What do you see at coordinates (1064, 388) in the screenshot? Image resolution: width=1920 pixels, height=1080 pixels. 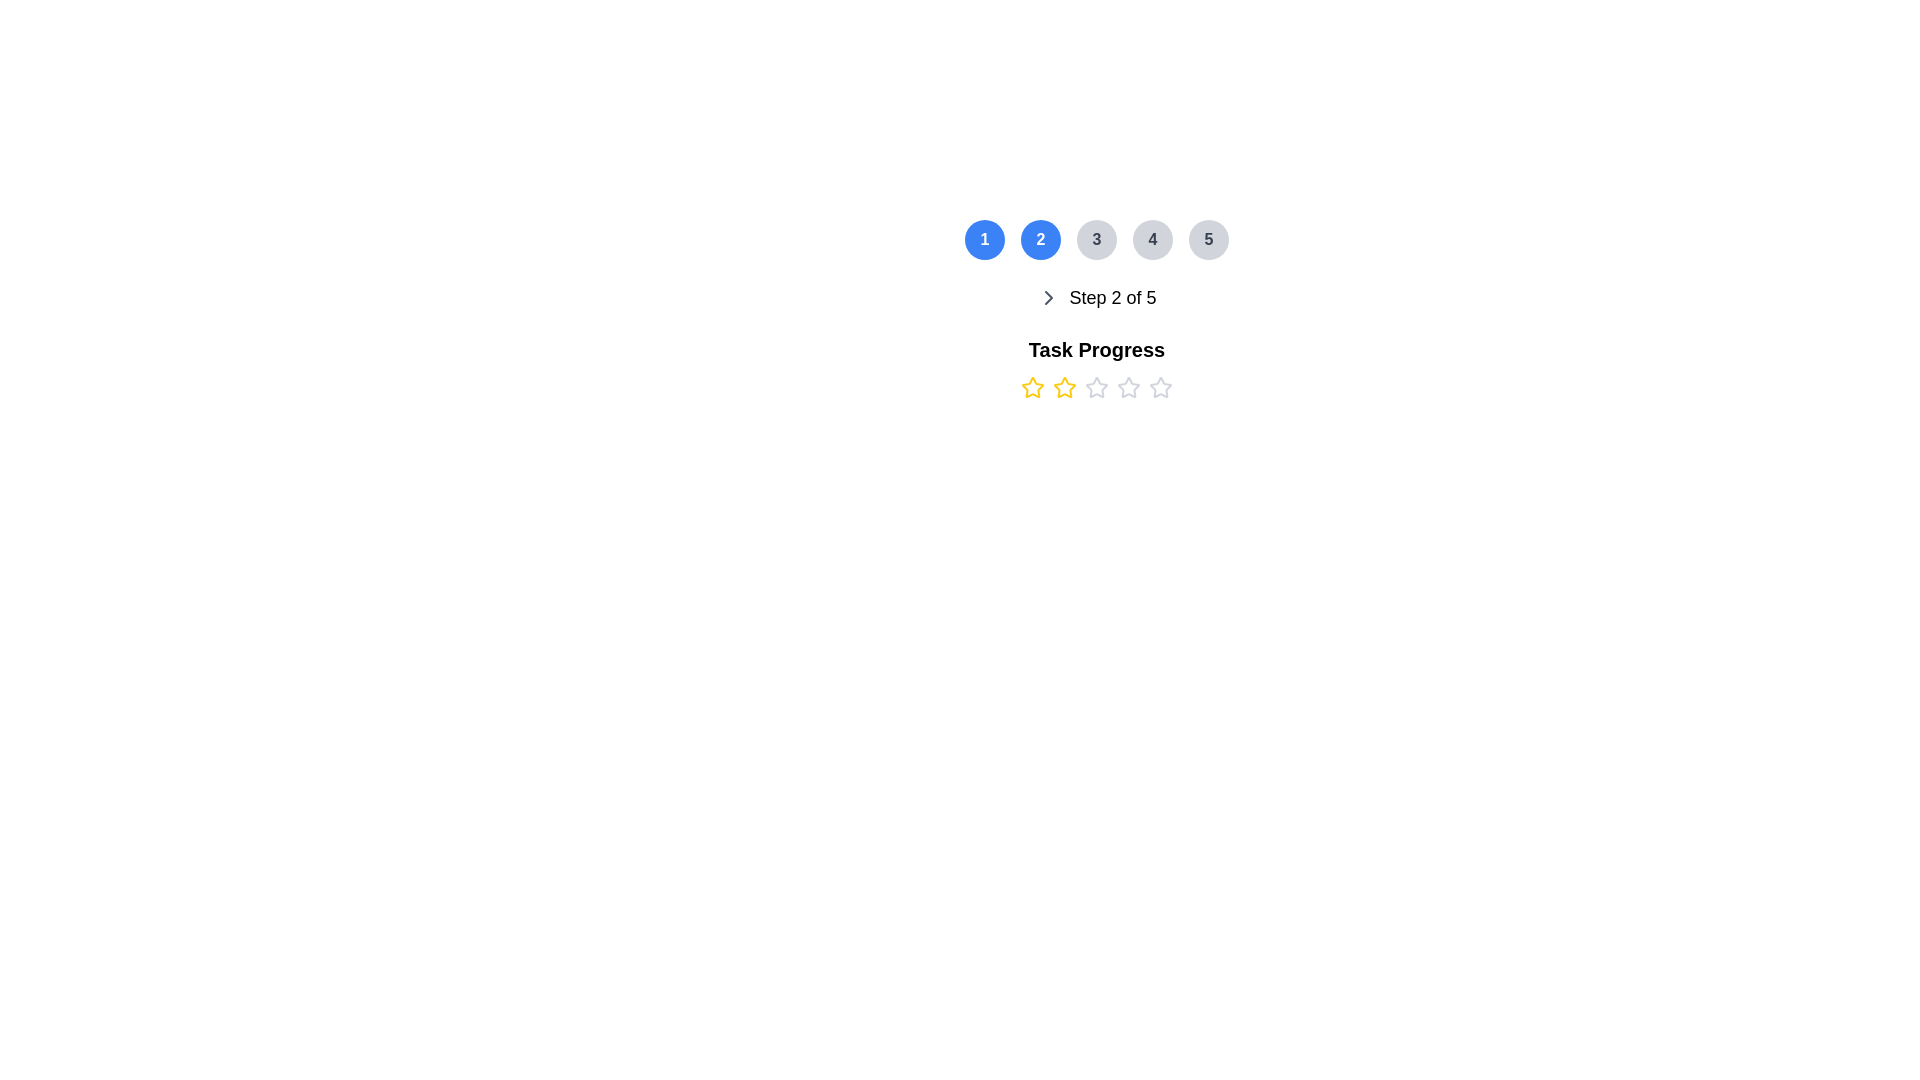 I see `the second star-shaped icon in the five-star rating control below the 'Task Progress' label to increase the rating` at bounding box center [1064, 388].